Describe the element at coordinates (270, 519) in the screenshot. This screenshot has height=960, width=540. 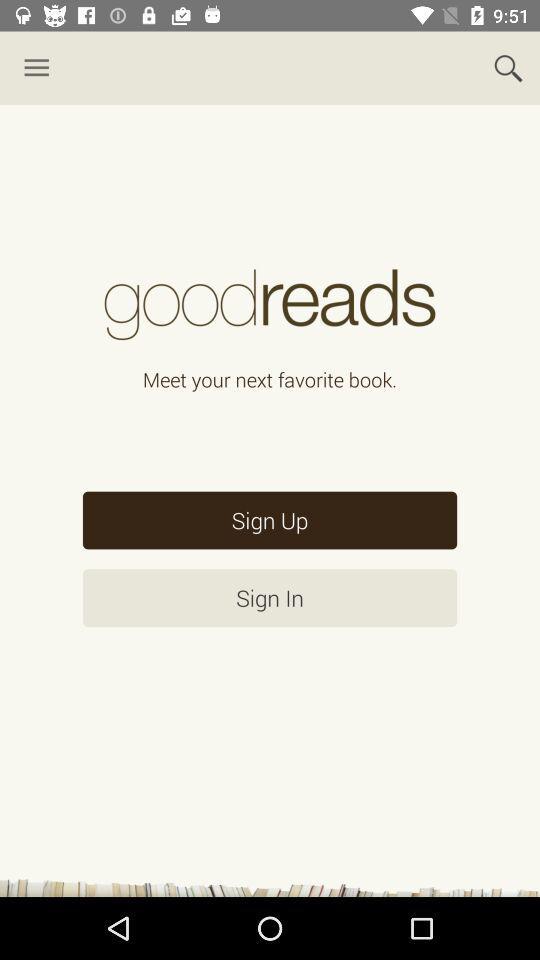
I see `icon below the meet your next item` at that location.